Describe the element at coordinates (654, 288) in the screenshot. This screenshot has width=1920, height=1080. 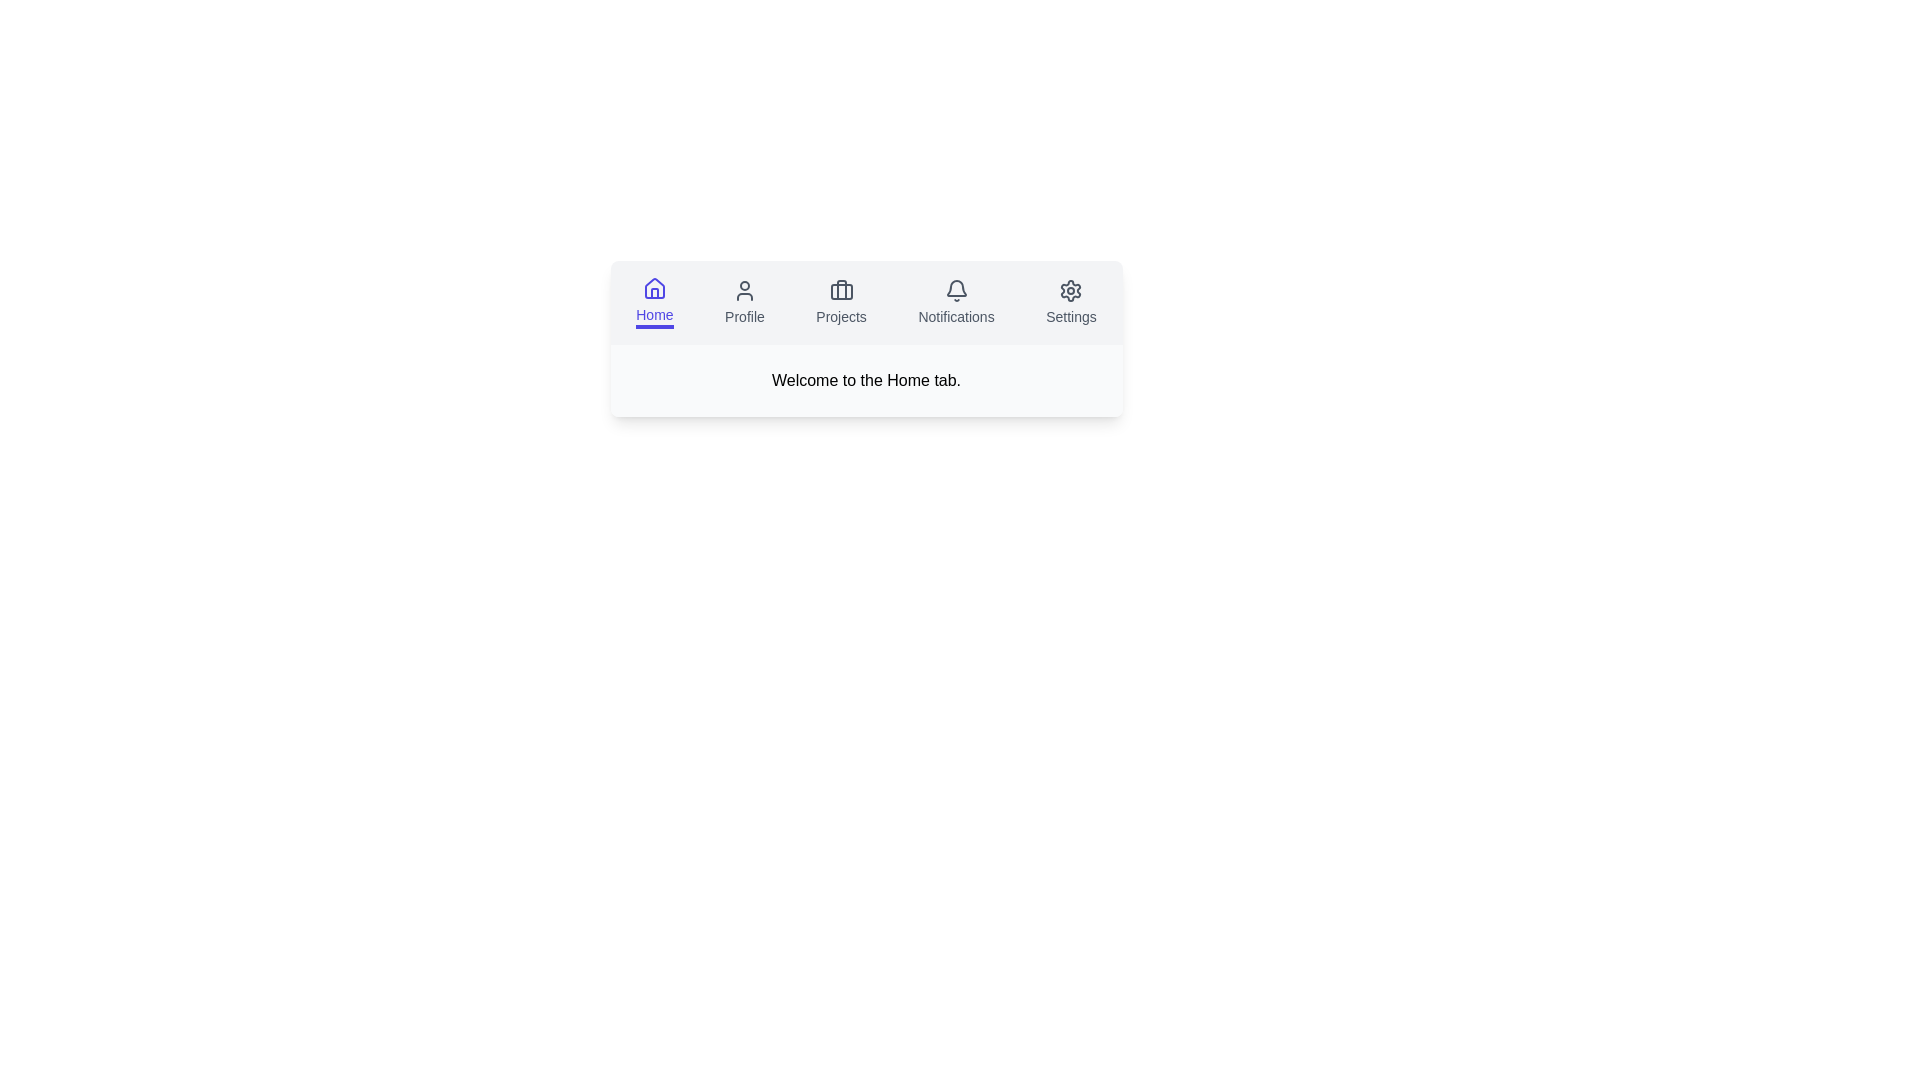
I see `the house icon located in the navigation bar` at that location.